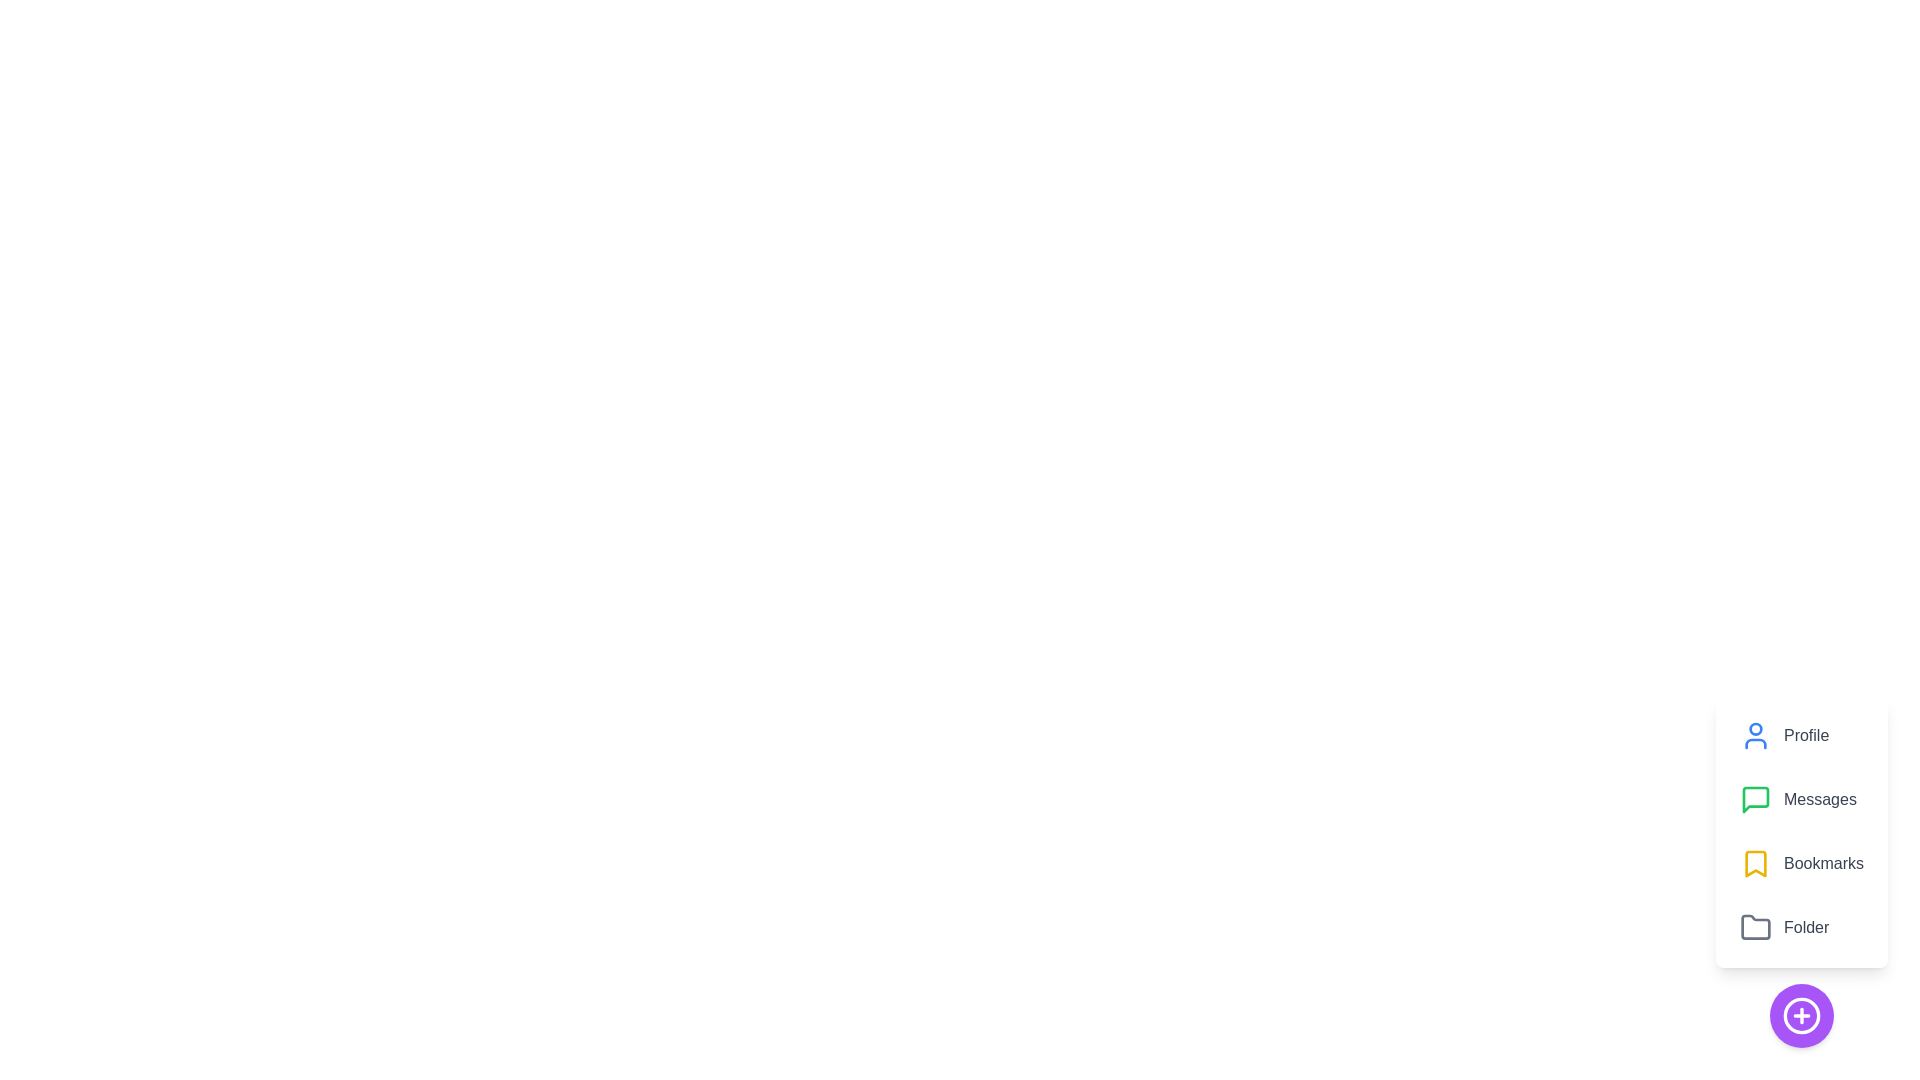  I want to click on the 'Folder' button in the speed dial menu, so click(1801, 928).